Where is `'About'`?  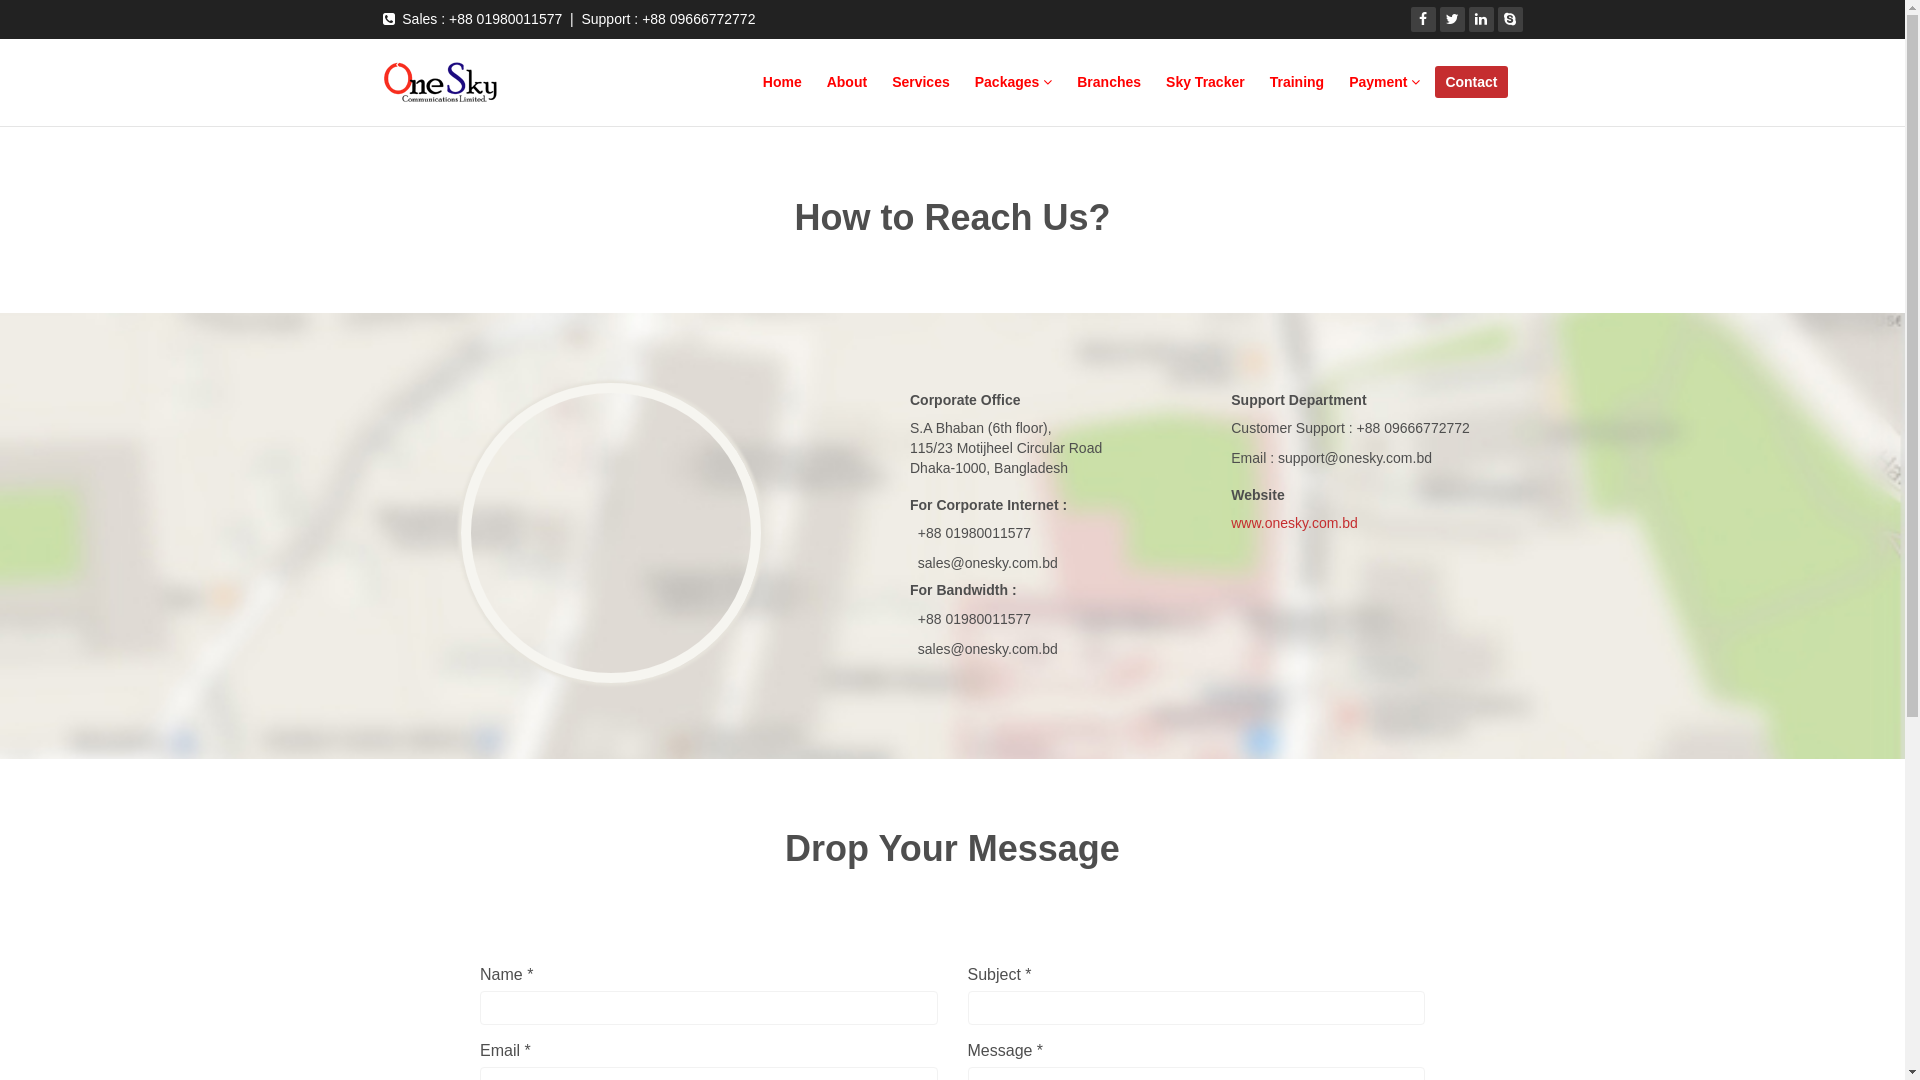 'About' is located at coordinates (846, 80).